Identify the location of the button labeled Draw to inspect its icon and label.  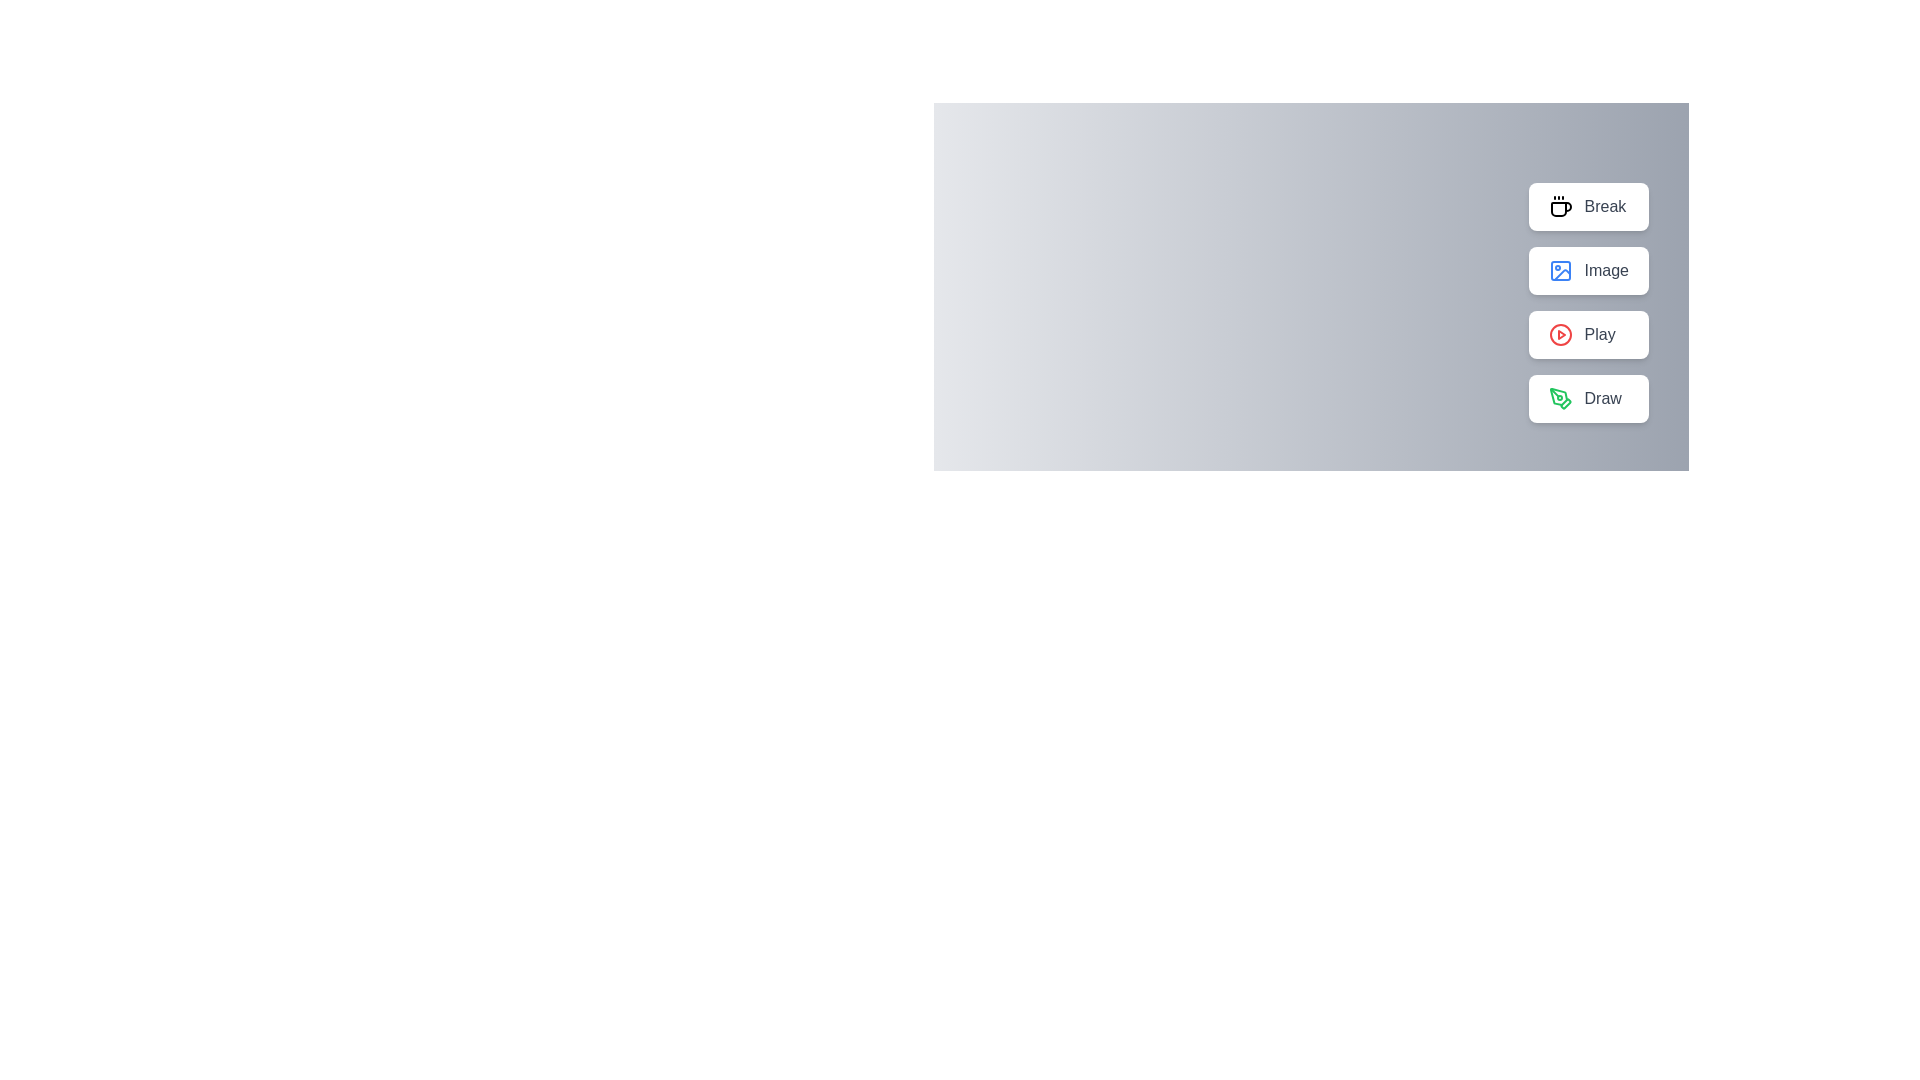
(1587, 398).